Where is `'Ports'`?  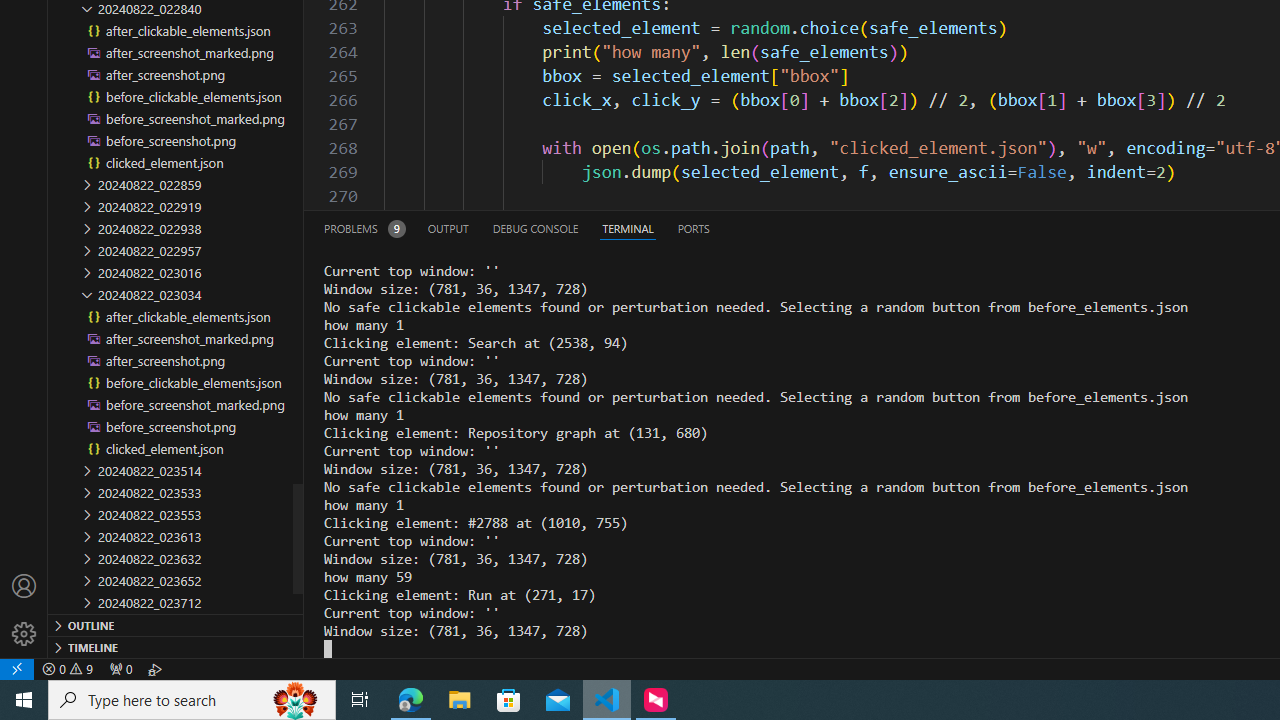 'Ports' is located at coordinates (693, 227).